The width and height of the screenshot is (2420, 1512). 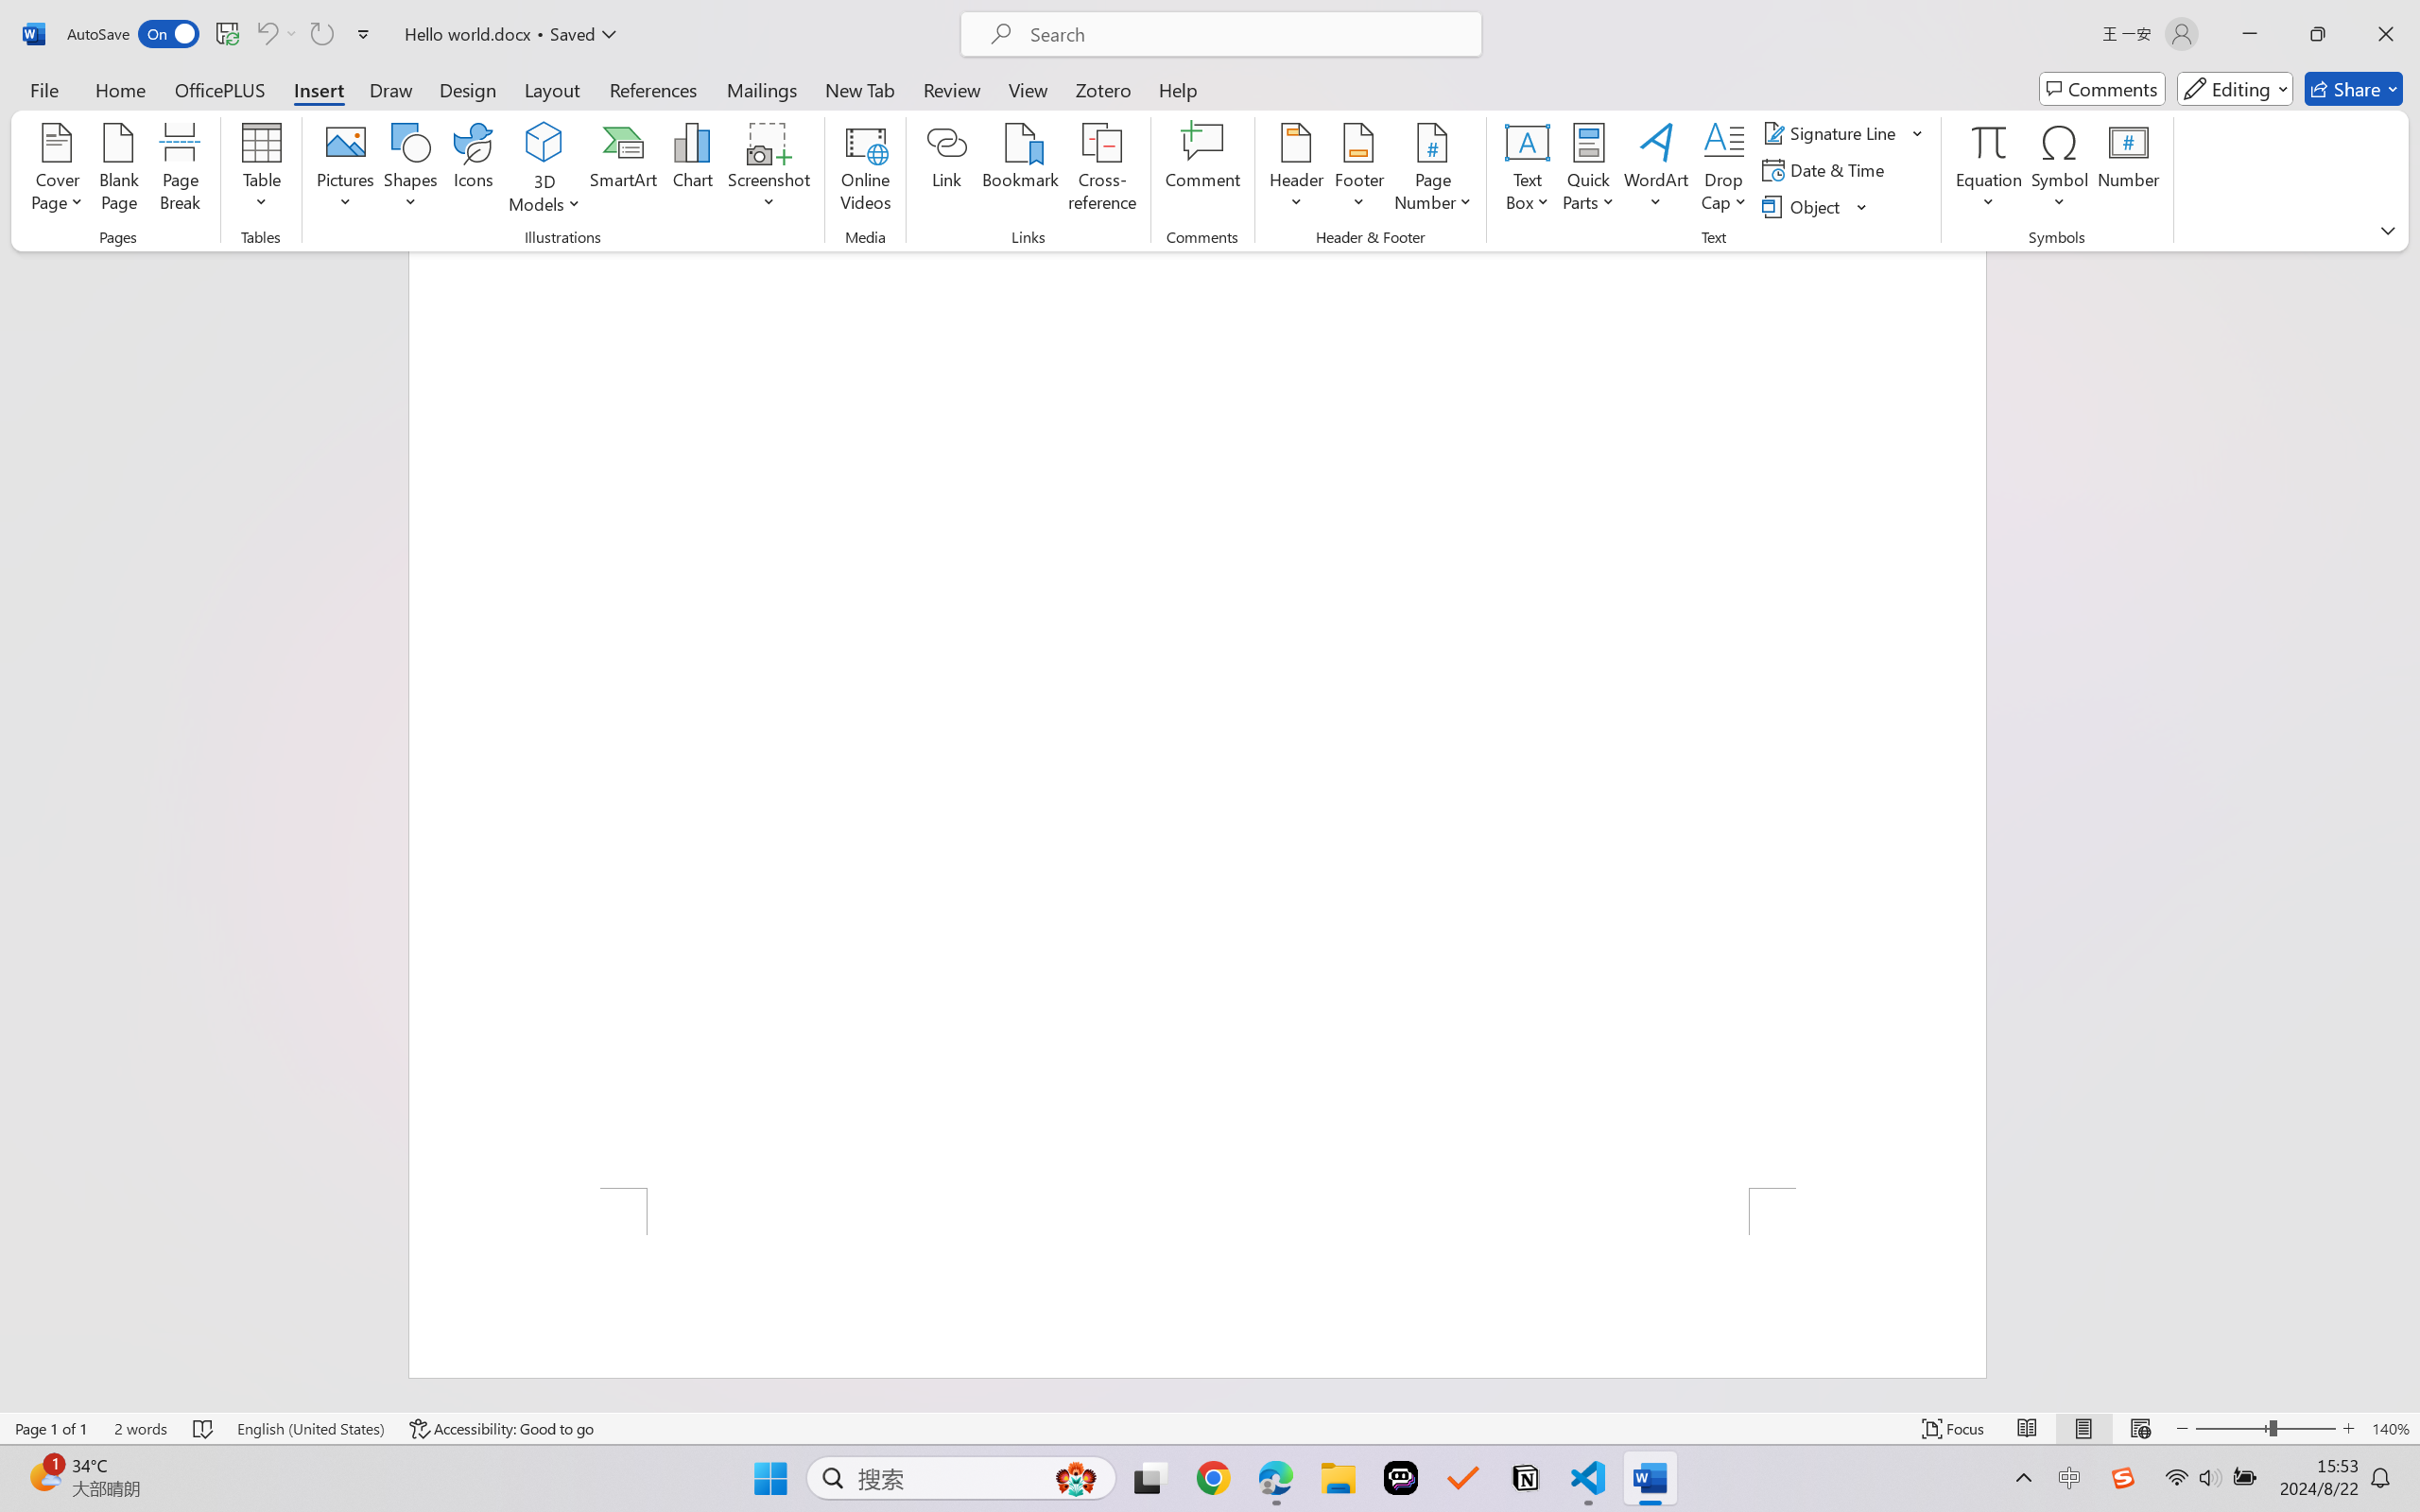 What do you see at coordinates (2385, 33) in the screenshot?
I see `'Close'` at bounding box center [2385, 33].